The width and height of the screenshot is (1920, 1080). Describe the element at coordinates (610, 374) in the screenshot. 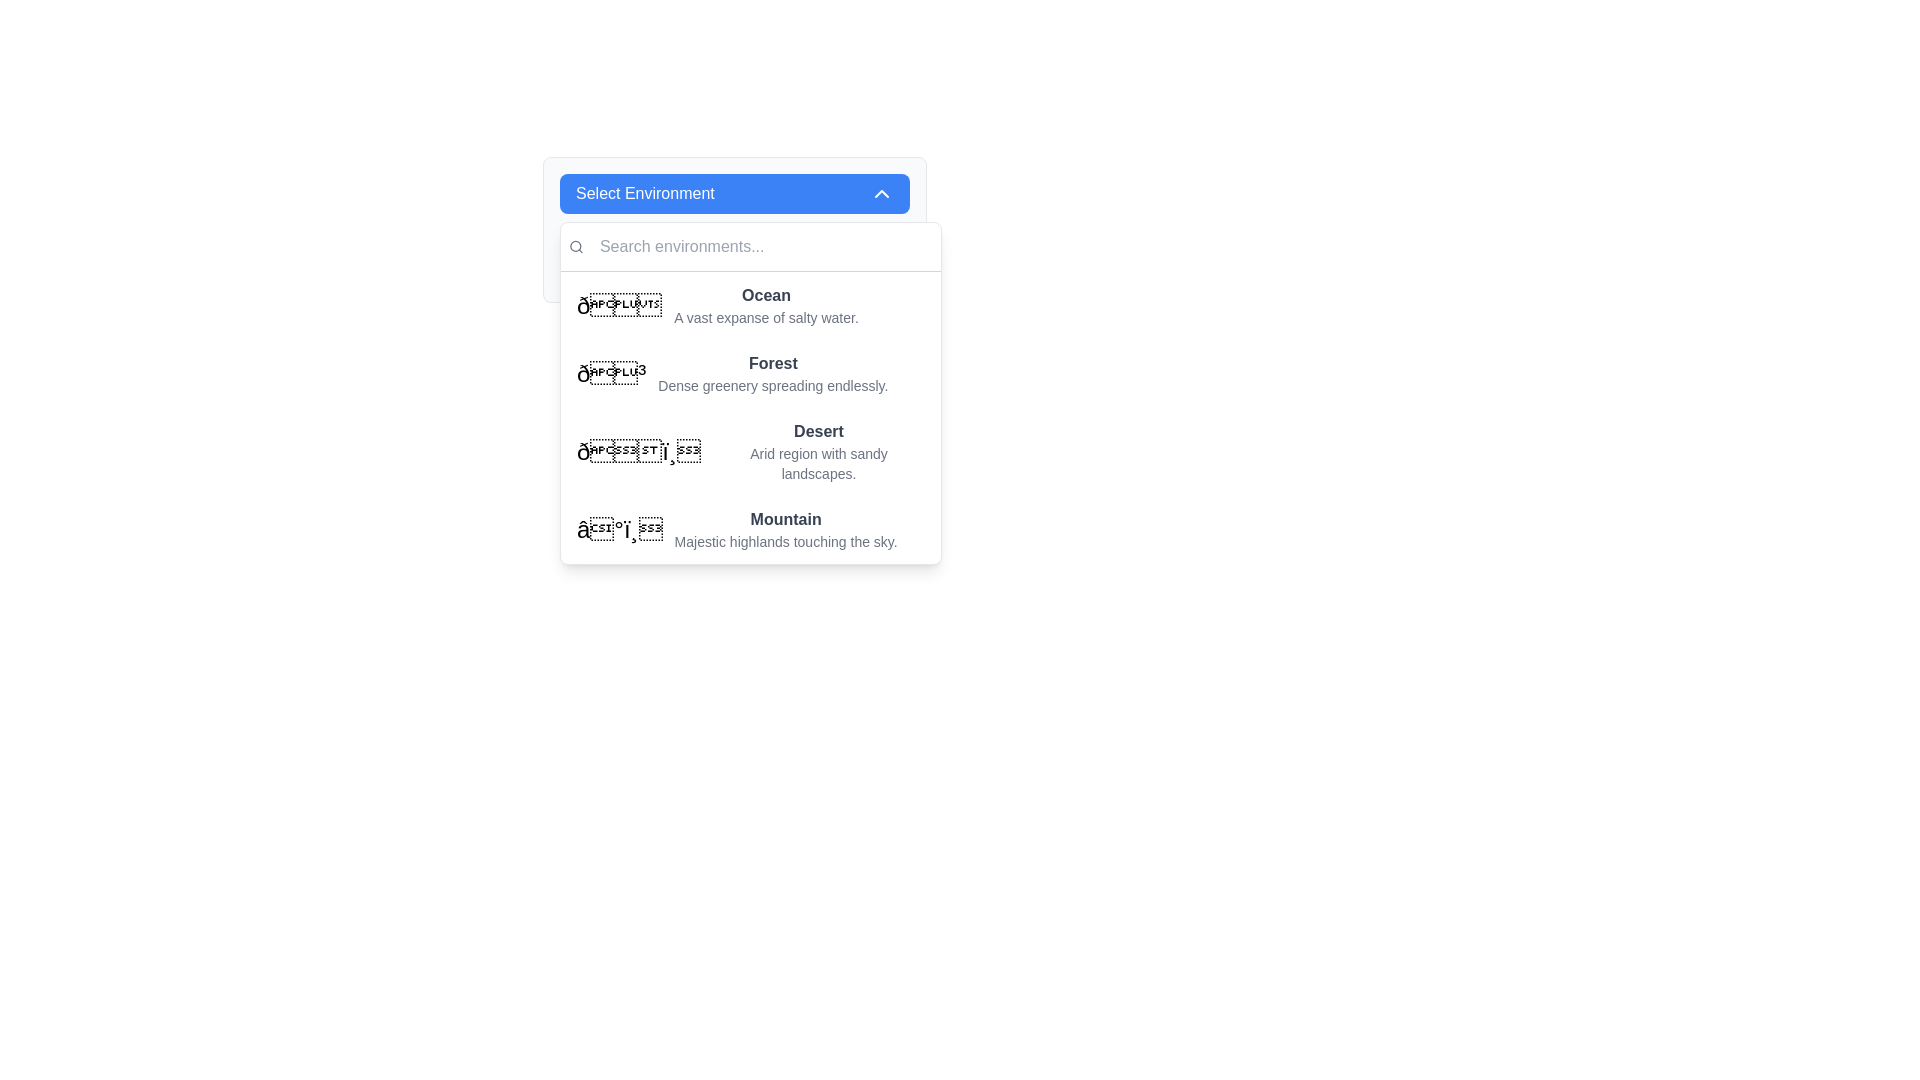

I see `the visual marker icon for the 'Forest' dropdown option, which is positioned to the left of the text 'Forest'` at that location.